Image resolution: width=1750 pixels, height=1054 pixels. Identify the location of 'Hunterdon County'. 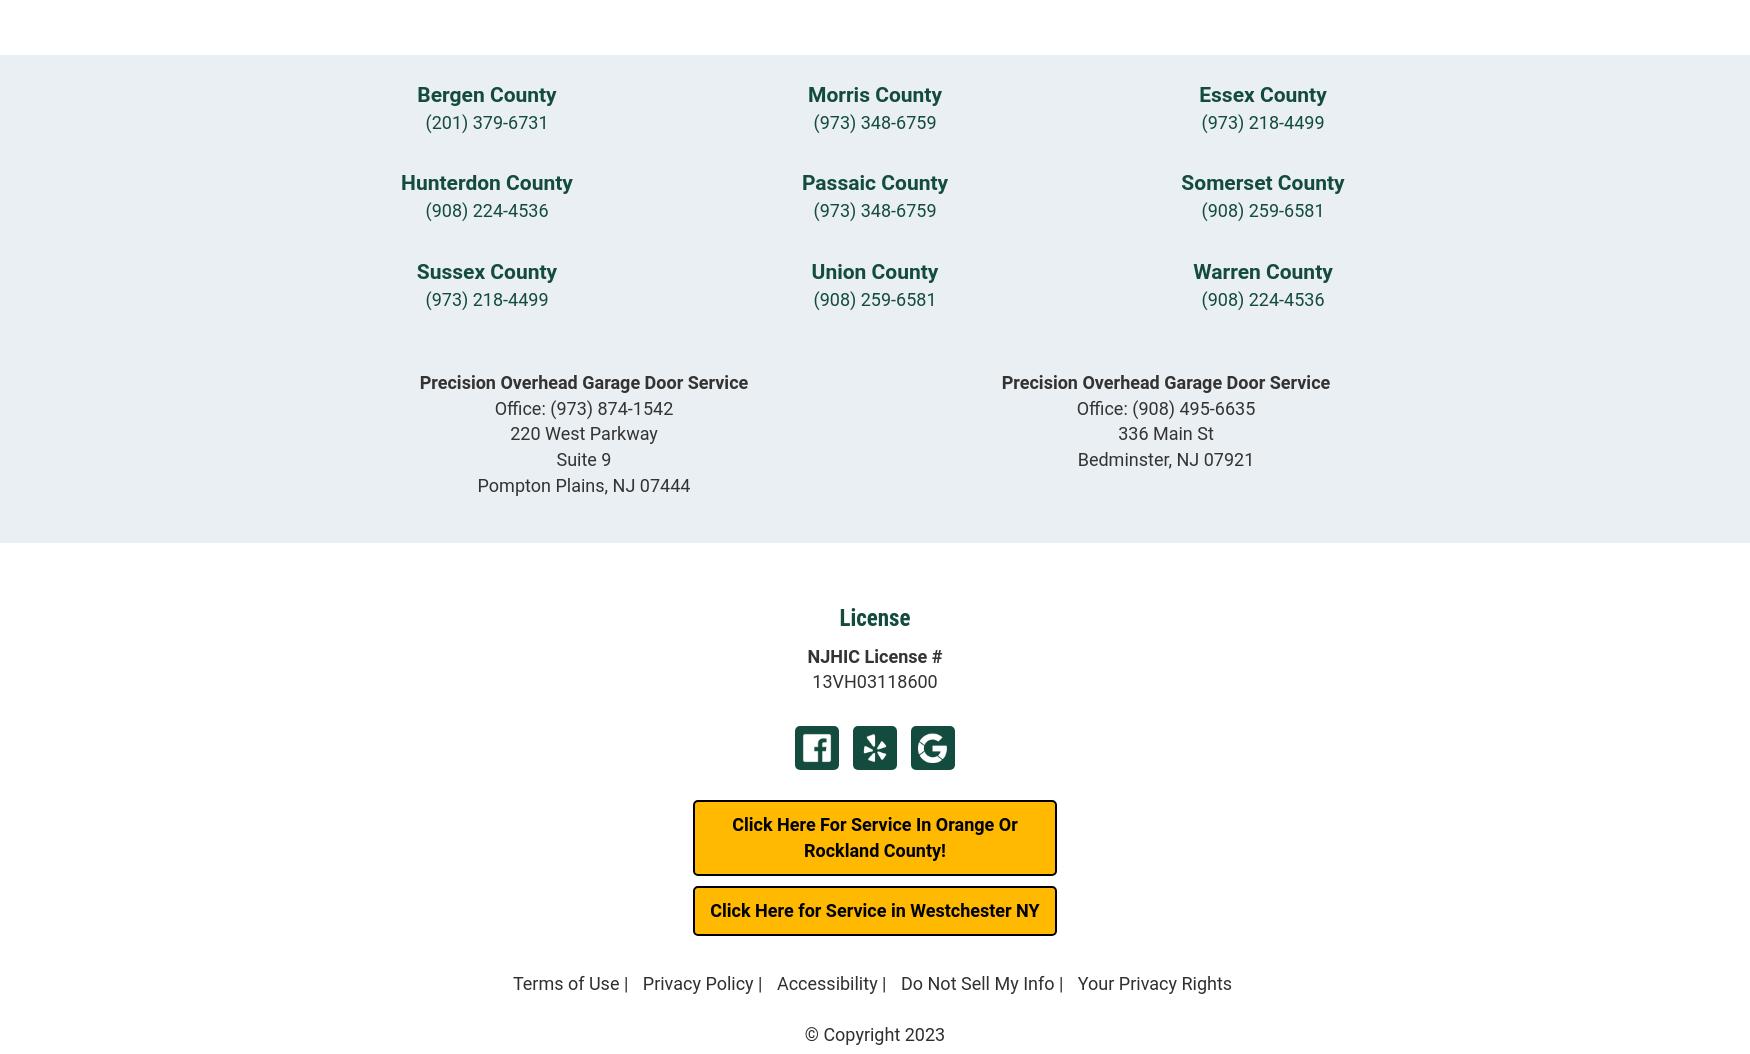
(486, 181).